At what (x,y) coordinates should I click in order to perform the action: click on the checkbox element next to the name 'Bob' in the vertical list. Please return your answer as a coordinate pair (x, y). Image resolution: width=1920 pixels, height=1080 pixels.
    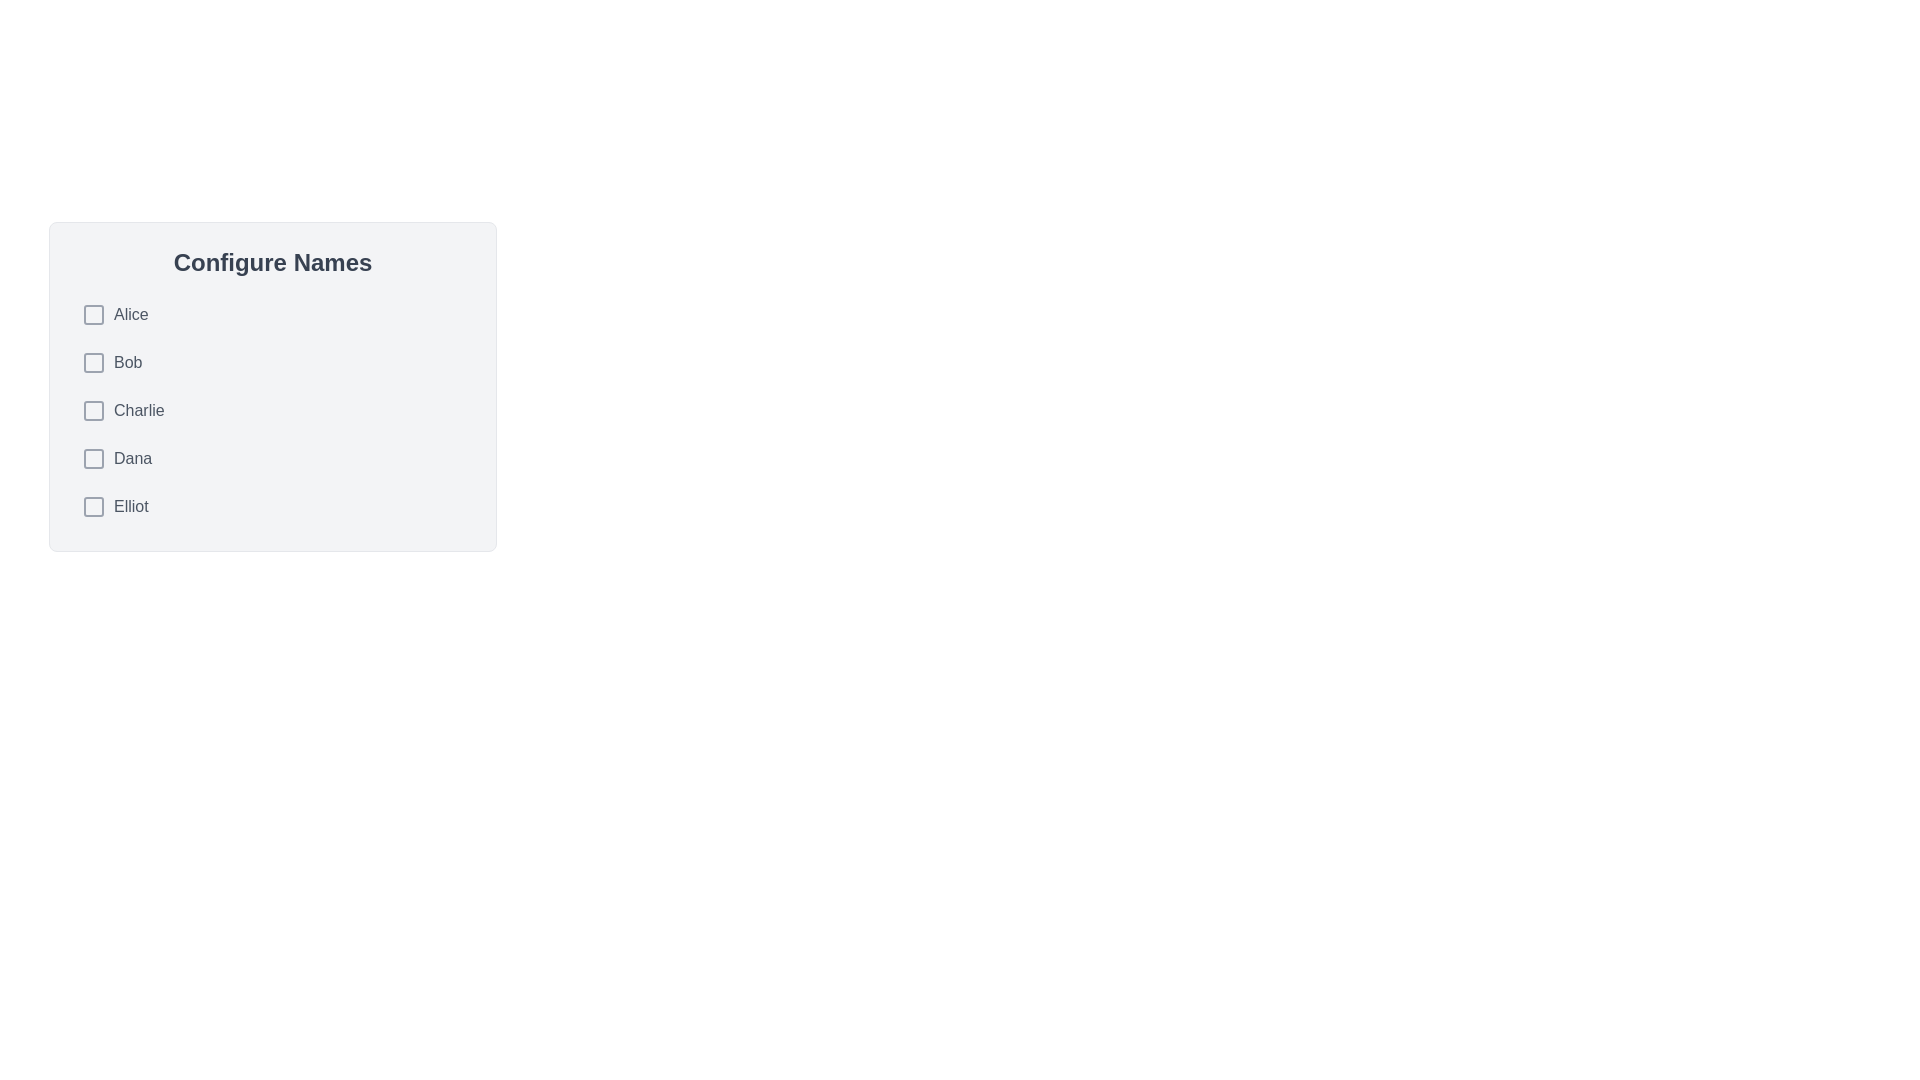
    Looking at the image, I should click on (93, 362).